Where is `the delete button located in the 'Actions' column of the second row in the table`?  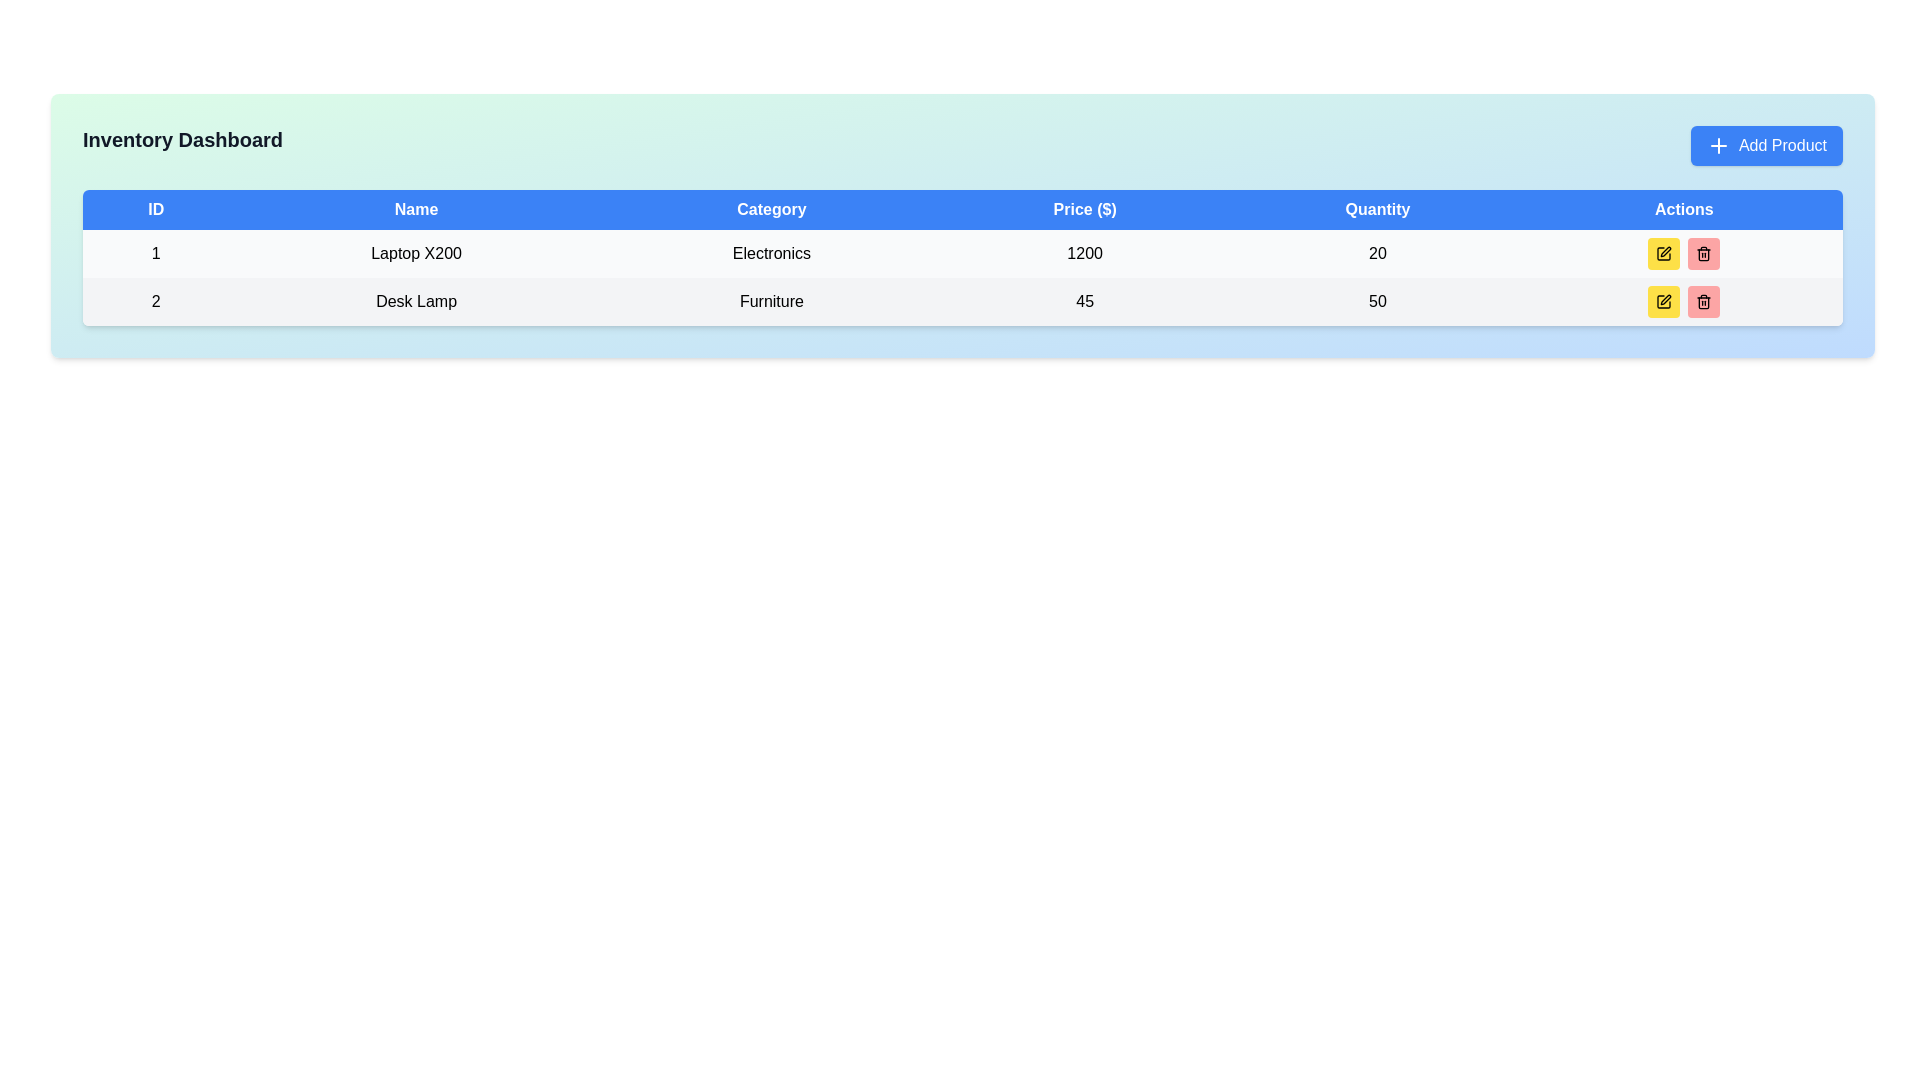 the delete button located in the 'Actions' column of the second row in the table is located at coordinates (1703, 253).